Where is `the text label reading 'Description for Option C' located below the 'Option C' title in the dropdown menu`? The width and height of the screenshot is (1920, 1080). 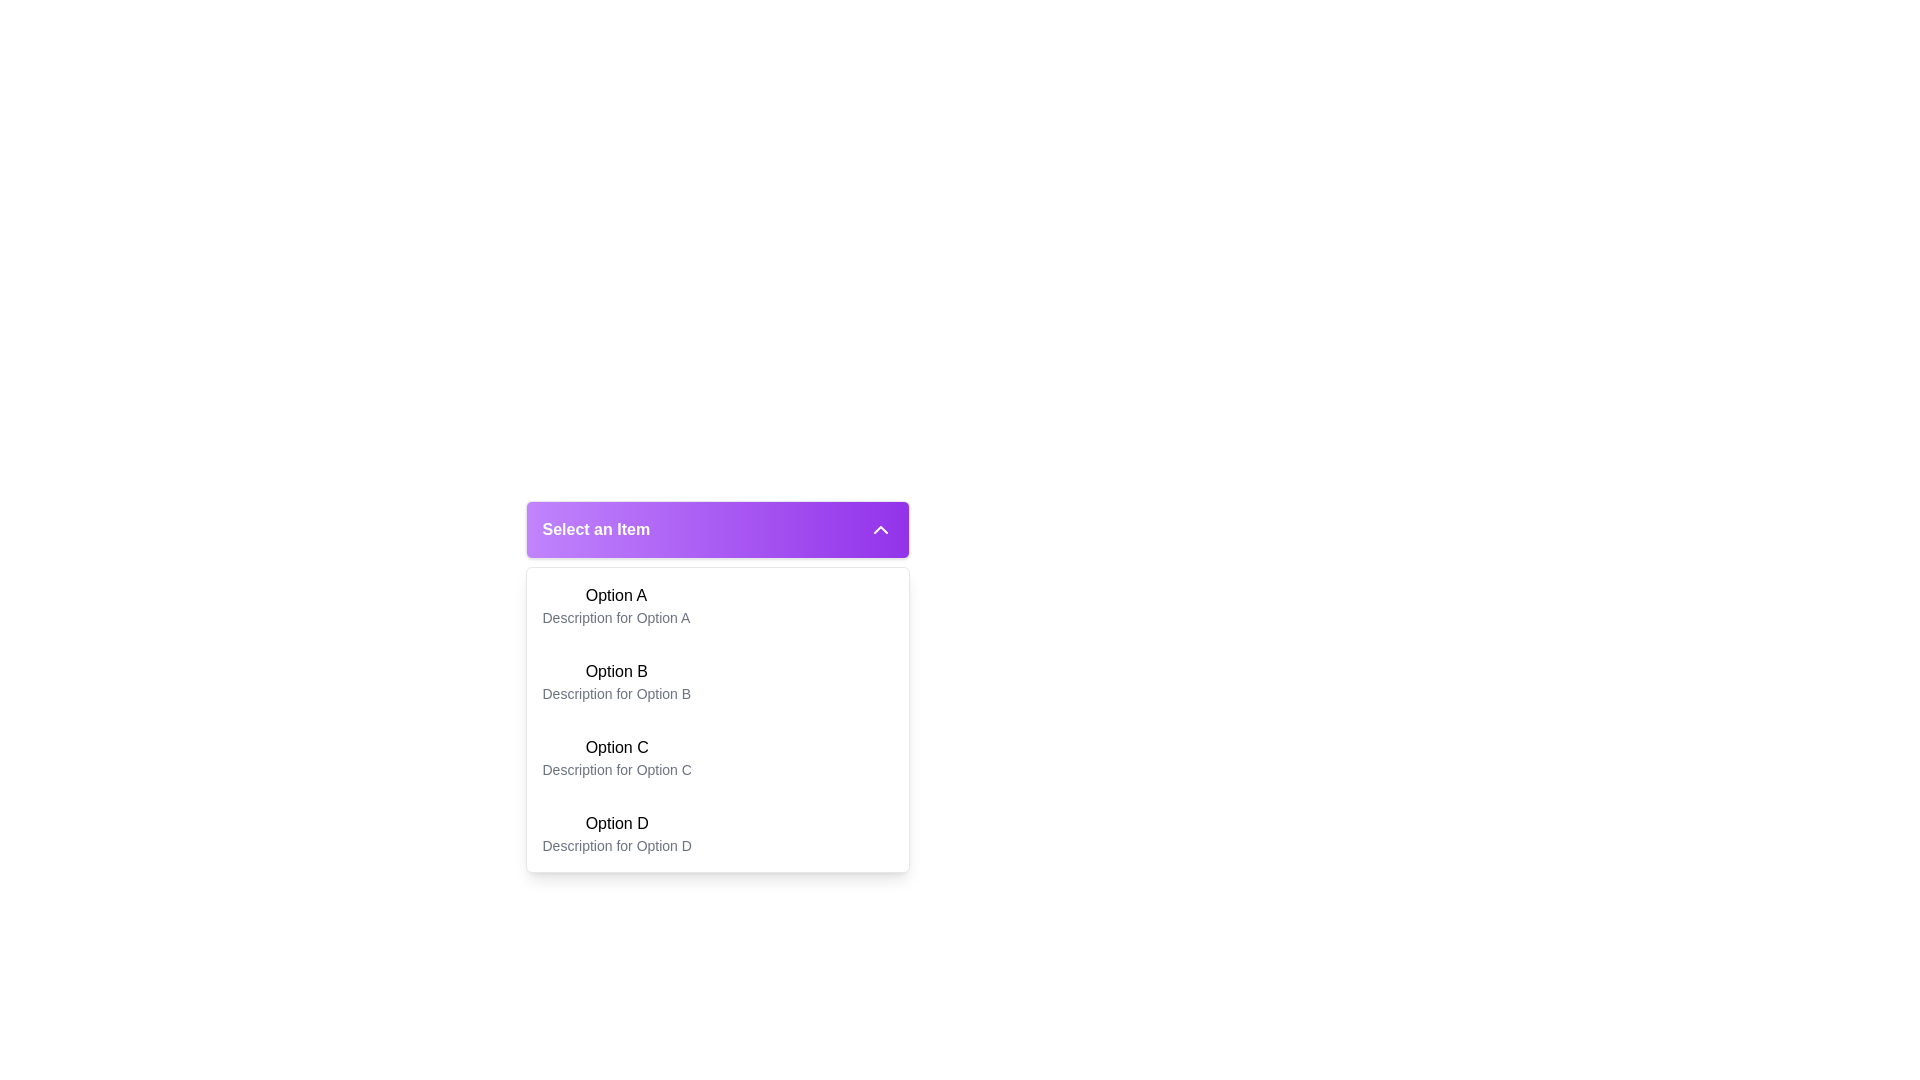
the text label reading 'Description for Option C' located below the 'Option C' title in the dropdown menu is located at coordinates (616, 769).